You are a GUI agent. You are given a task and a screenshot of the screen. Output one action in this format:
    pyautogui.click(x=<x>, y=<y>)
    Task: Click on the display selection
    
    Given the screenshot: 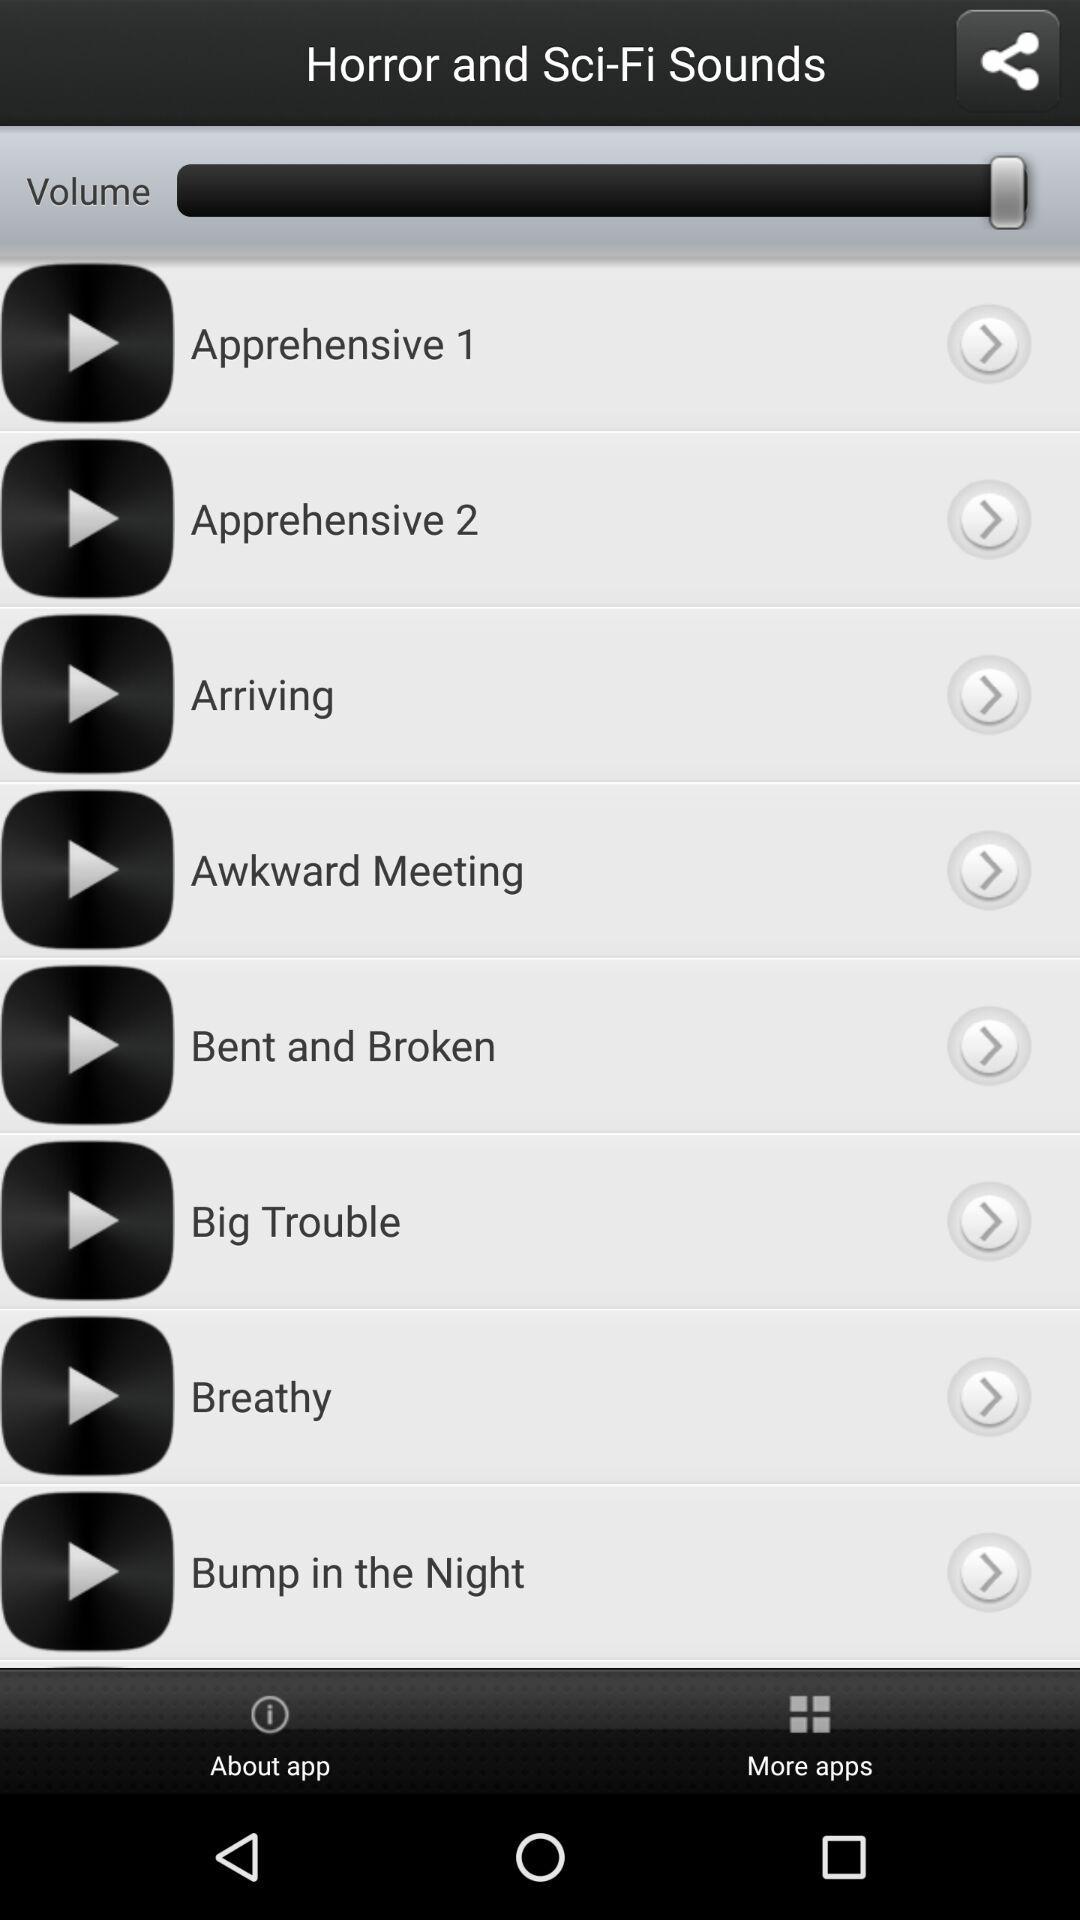 What is the action you would take?
    pyautogui.click(x=987, y=1395)
    